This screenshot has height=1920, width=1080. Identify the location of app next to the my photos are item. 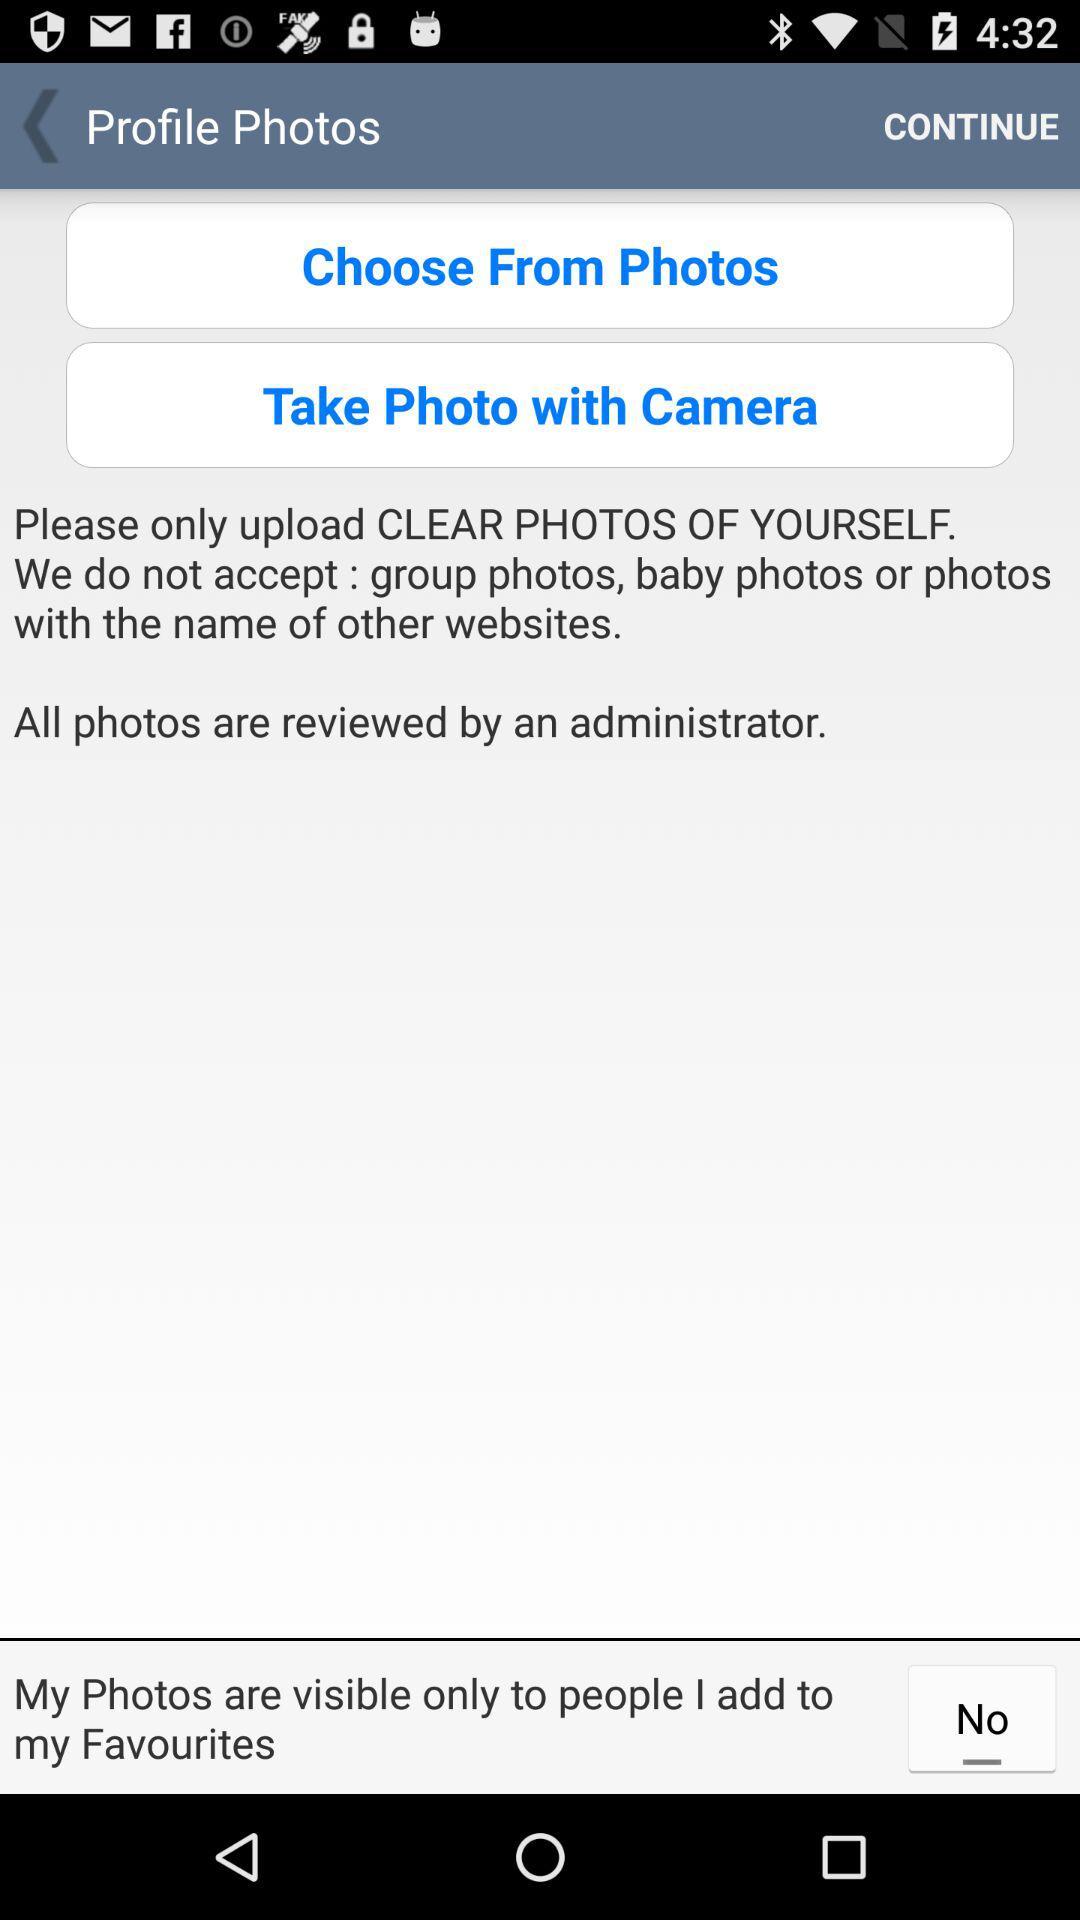
(981, 1716).